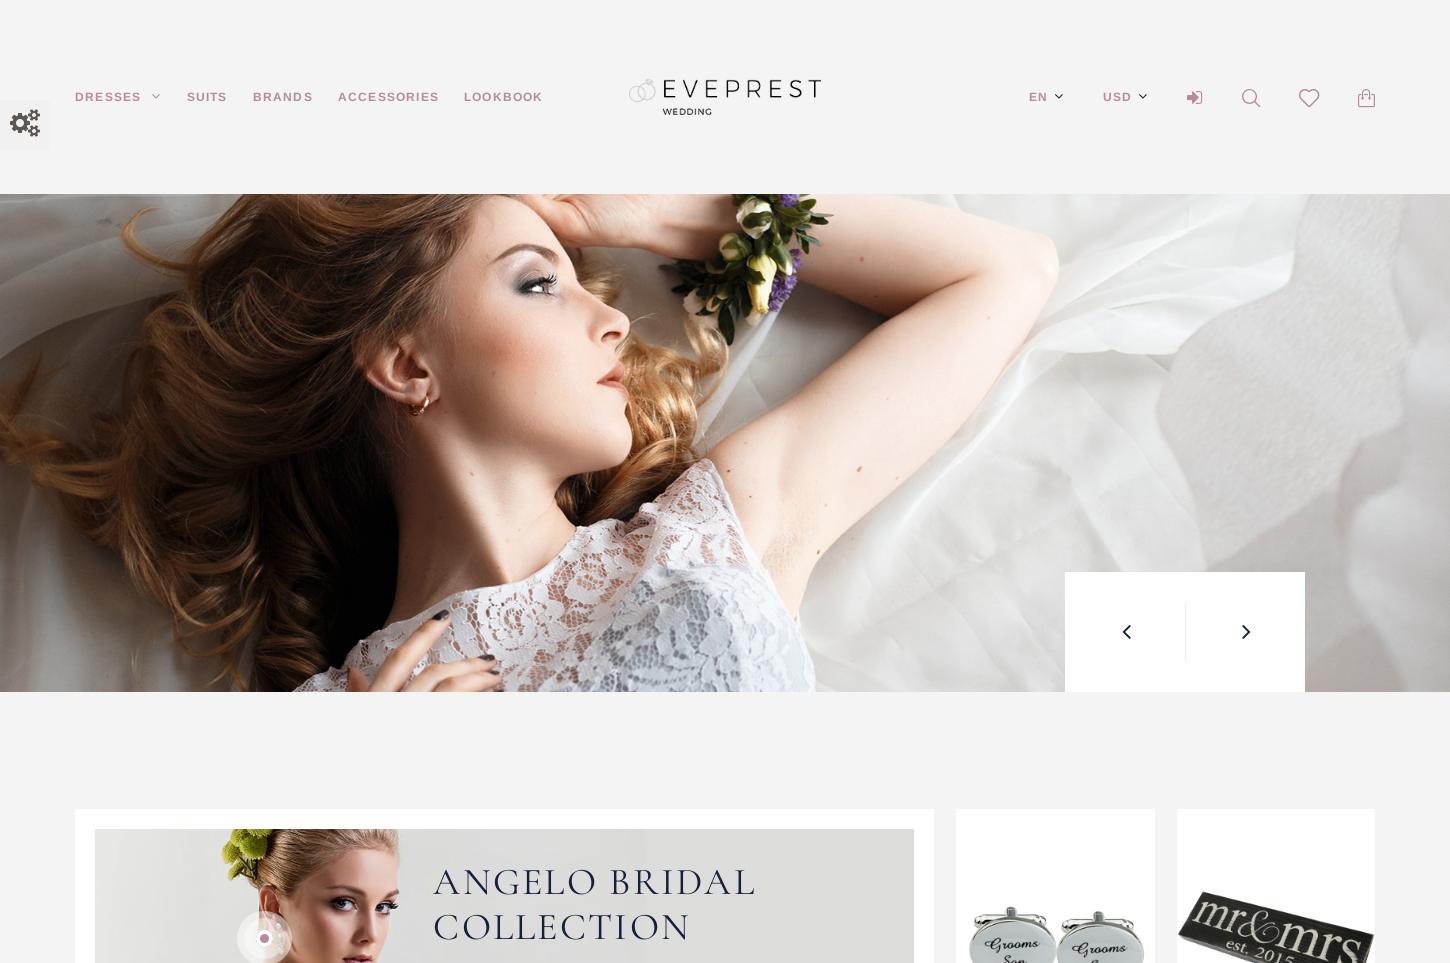  Describe the element at coordinates (836, 467) in the screenshot. I see `'Create your original wedding style!'` at that location.